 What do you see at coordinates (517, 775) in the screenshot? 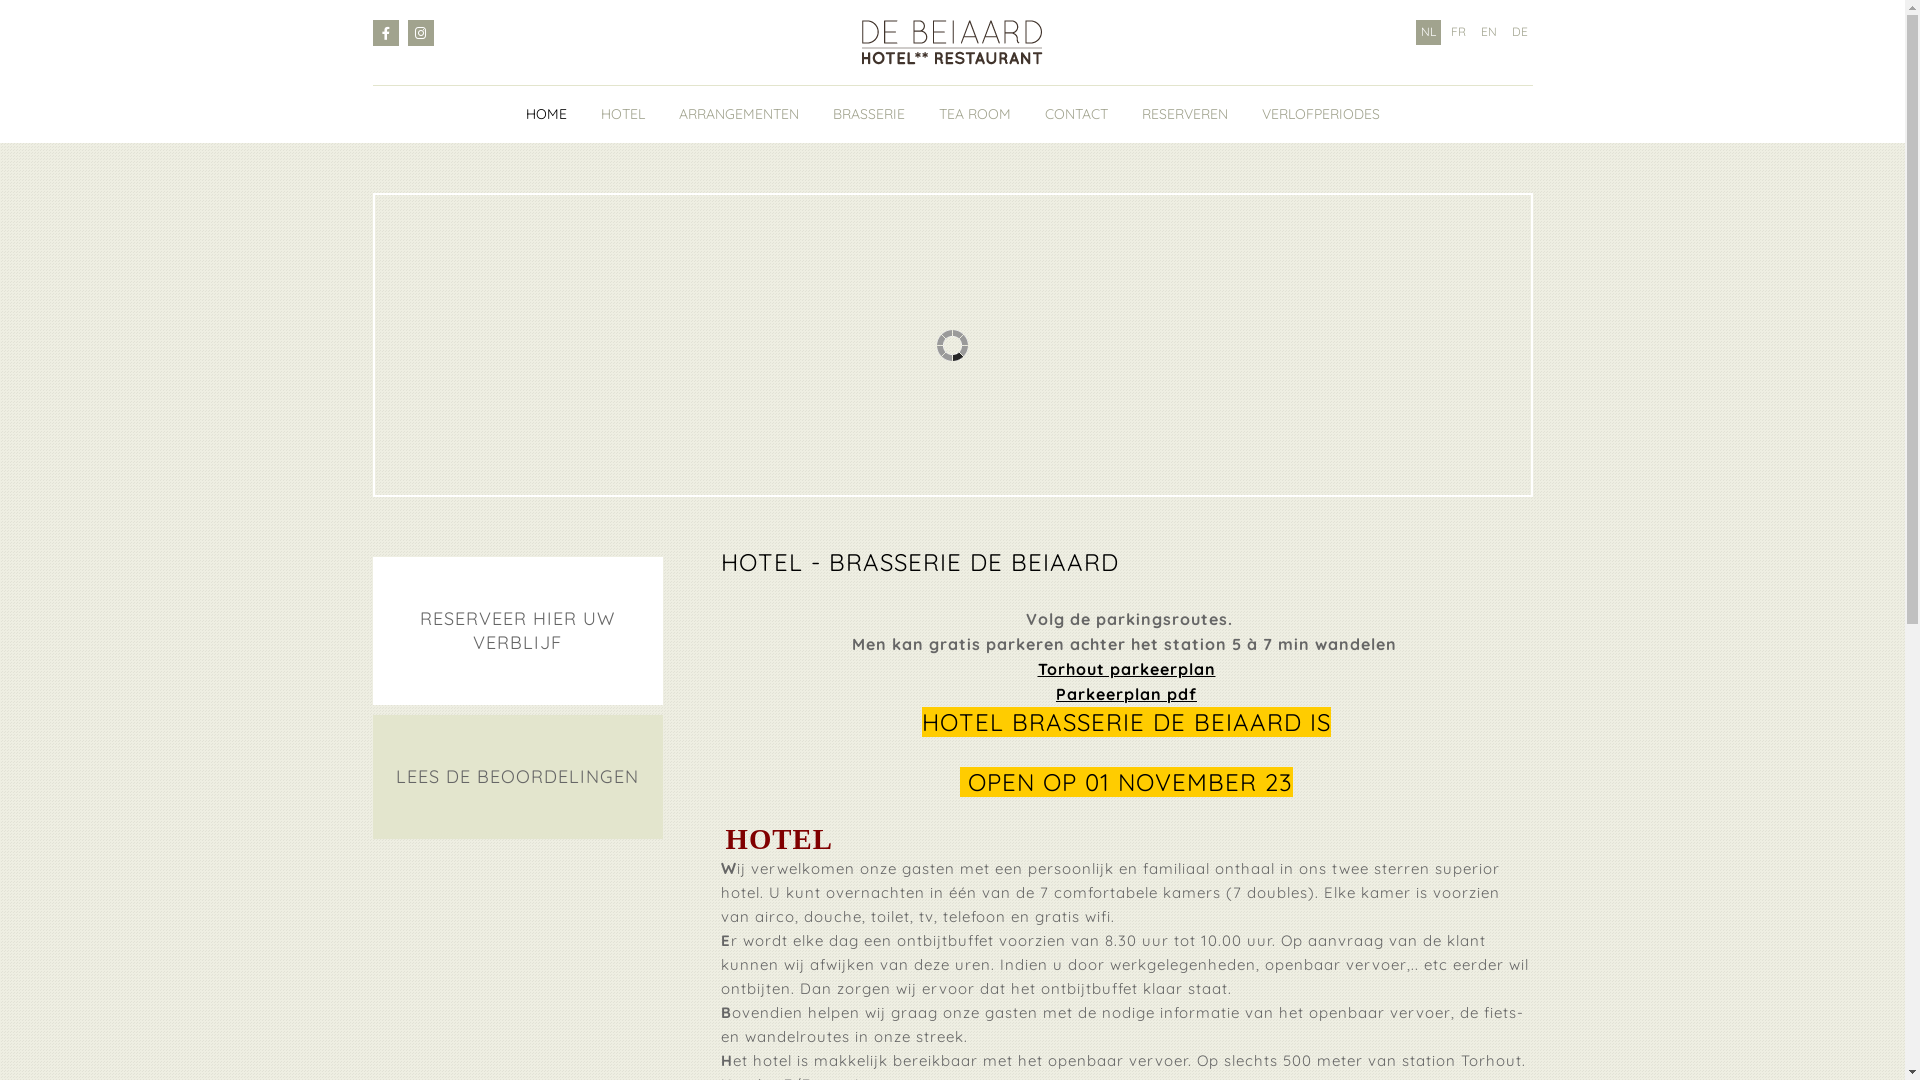
I see `'LEES DE BEOORDELINGEN'` at bounding box center [517, 775].